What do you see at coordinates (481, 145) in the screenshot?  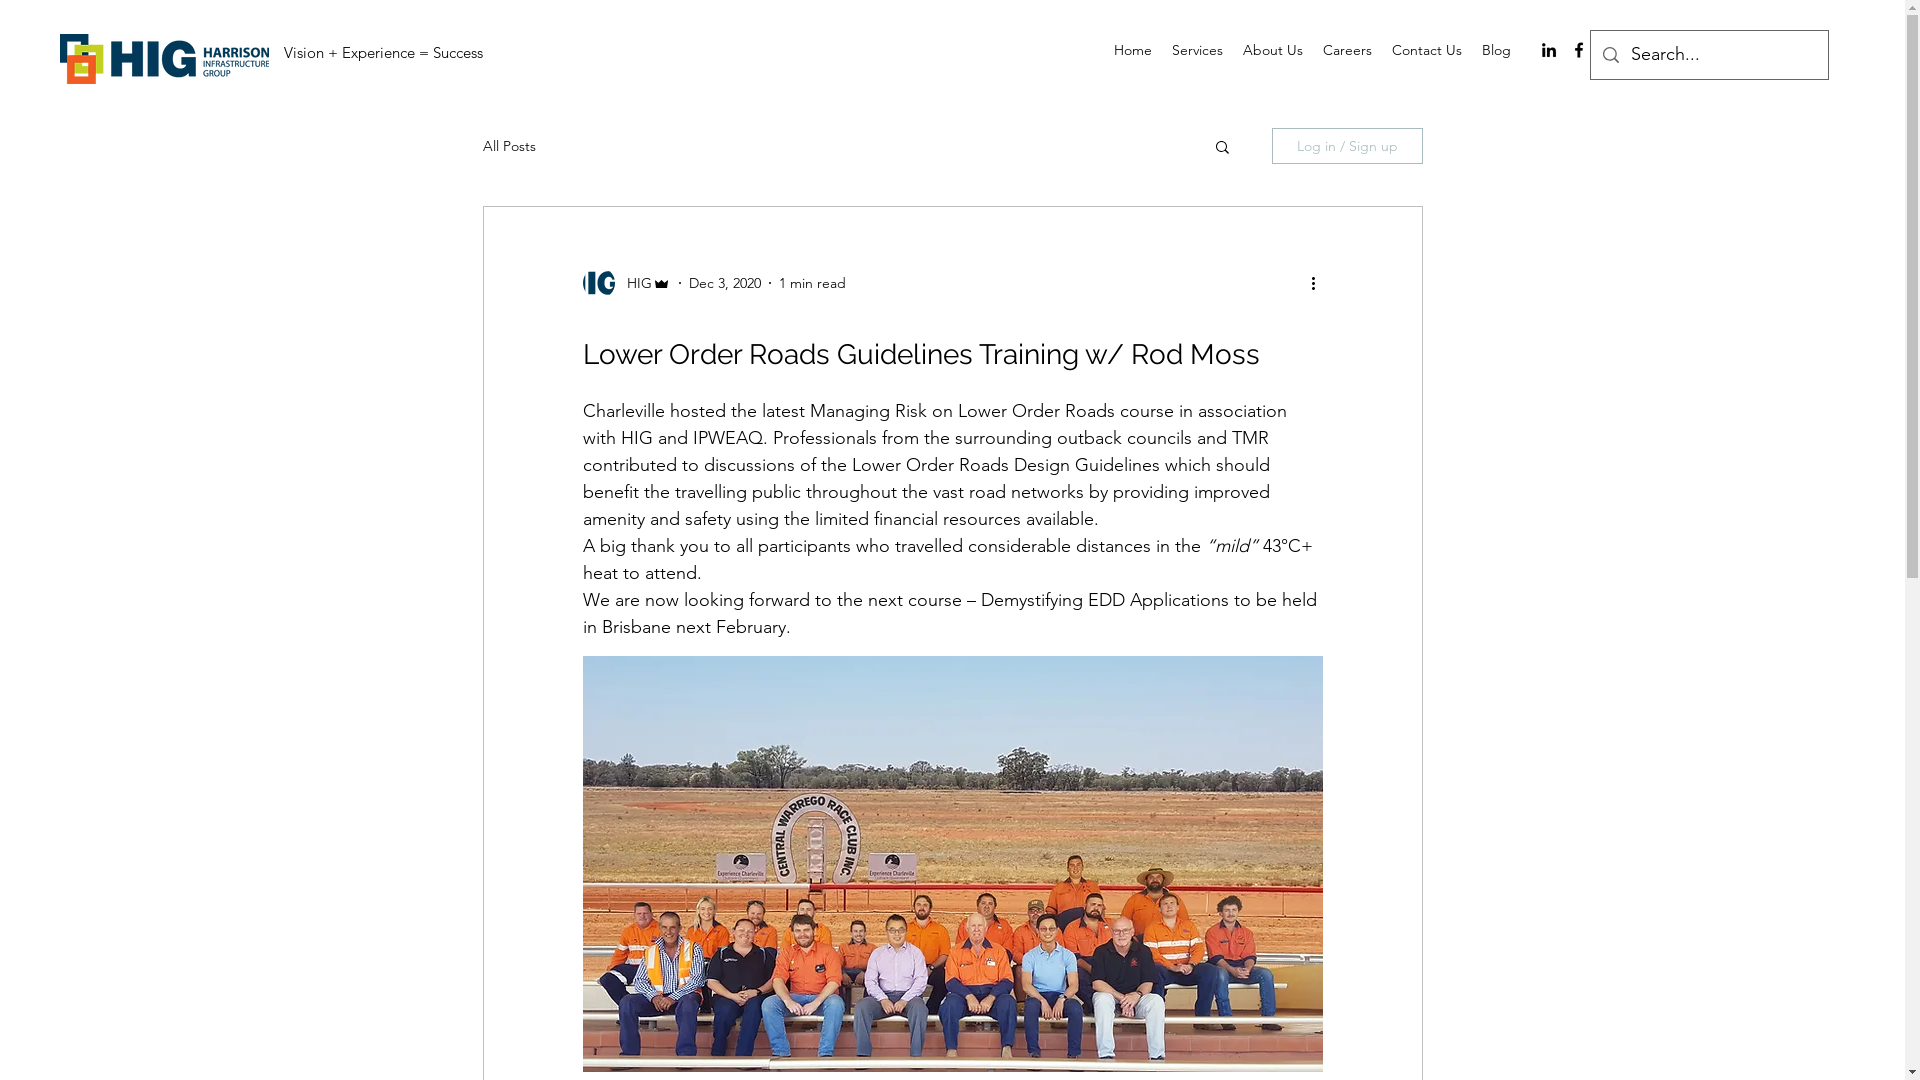 I see `'All Posts'` at bounding box center [481, 145].